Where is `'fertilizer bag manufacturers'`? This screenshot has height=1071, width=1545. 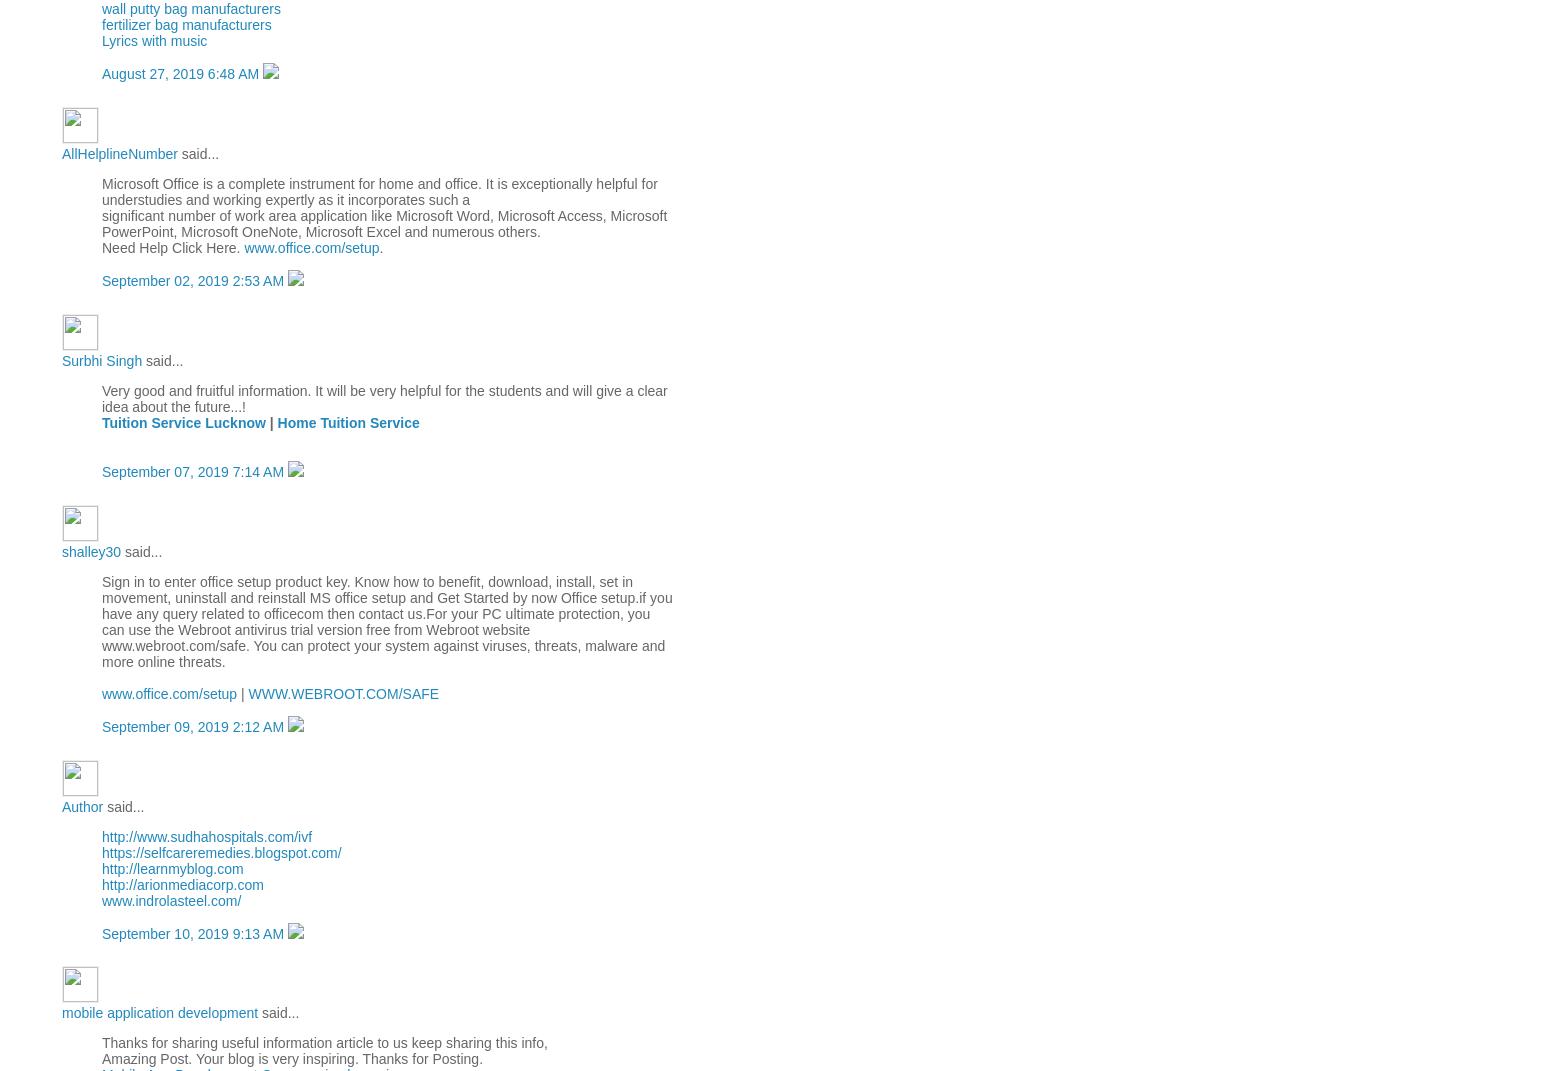
'fertilizer bag manufacturers' is located at coordinates (186, 23).